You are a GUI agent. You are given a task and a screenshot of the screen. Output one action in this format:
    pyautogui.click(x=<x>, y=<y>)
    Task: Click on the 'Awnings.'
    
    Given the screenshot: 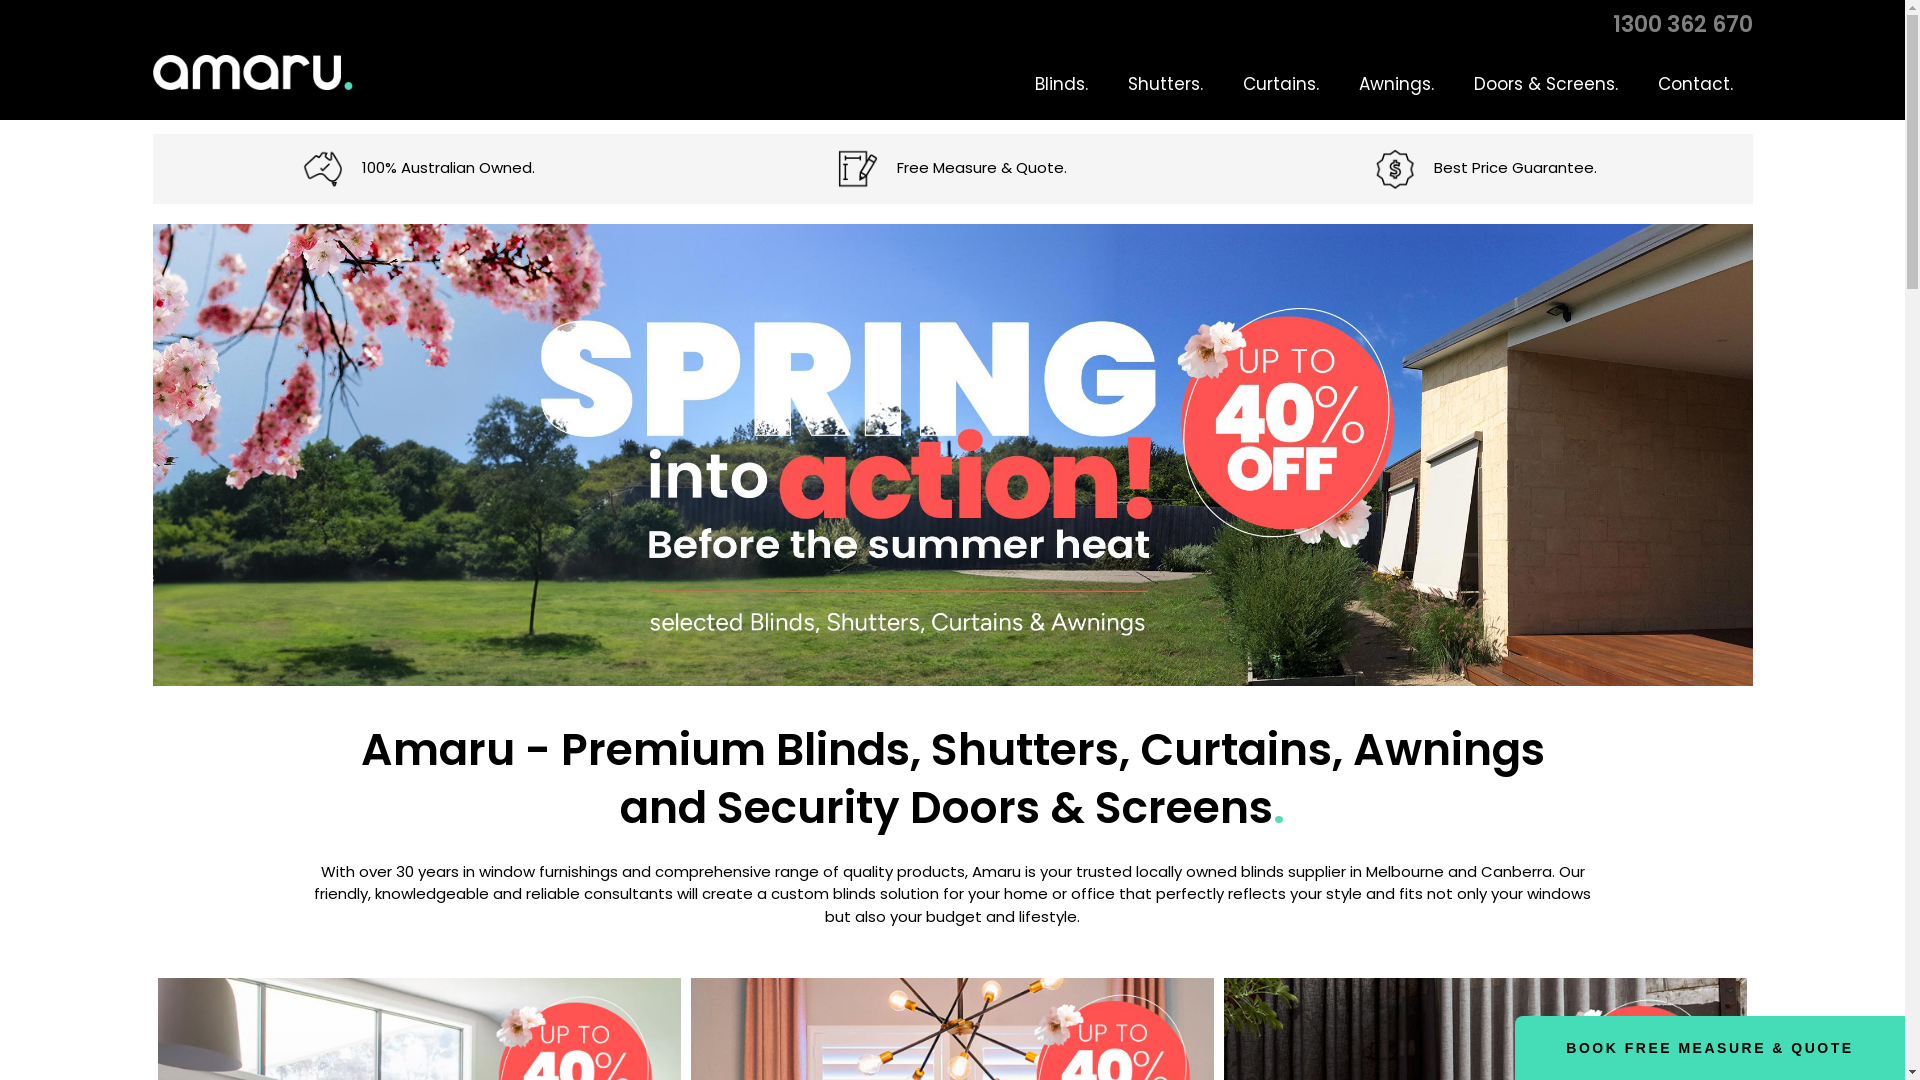 What is the action you would take?
    pyautogui.click(x=1394, y=83)
    